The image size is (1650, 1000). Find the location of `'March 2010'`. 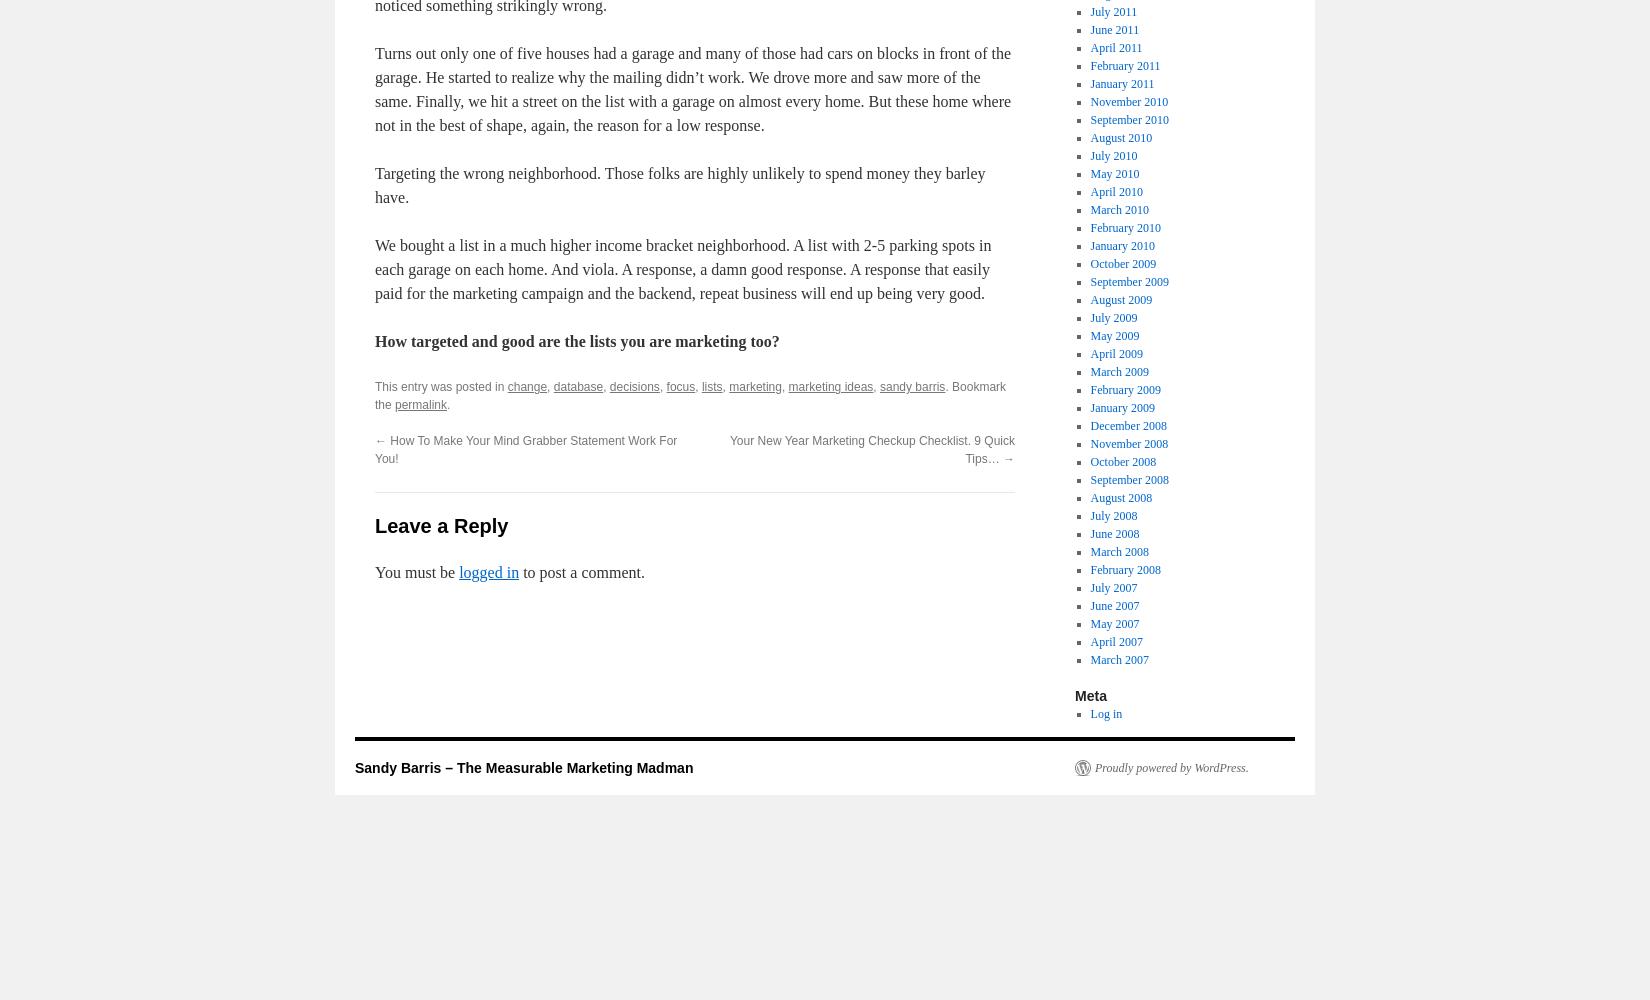

'March 2010' is located at coordinates (1089, 209).